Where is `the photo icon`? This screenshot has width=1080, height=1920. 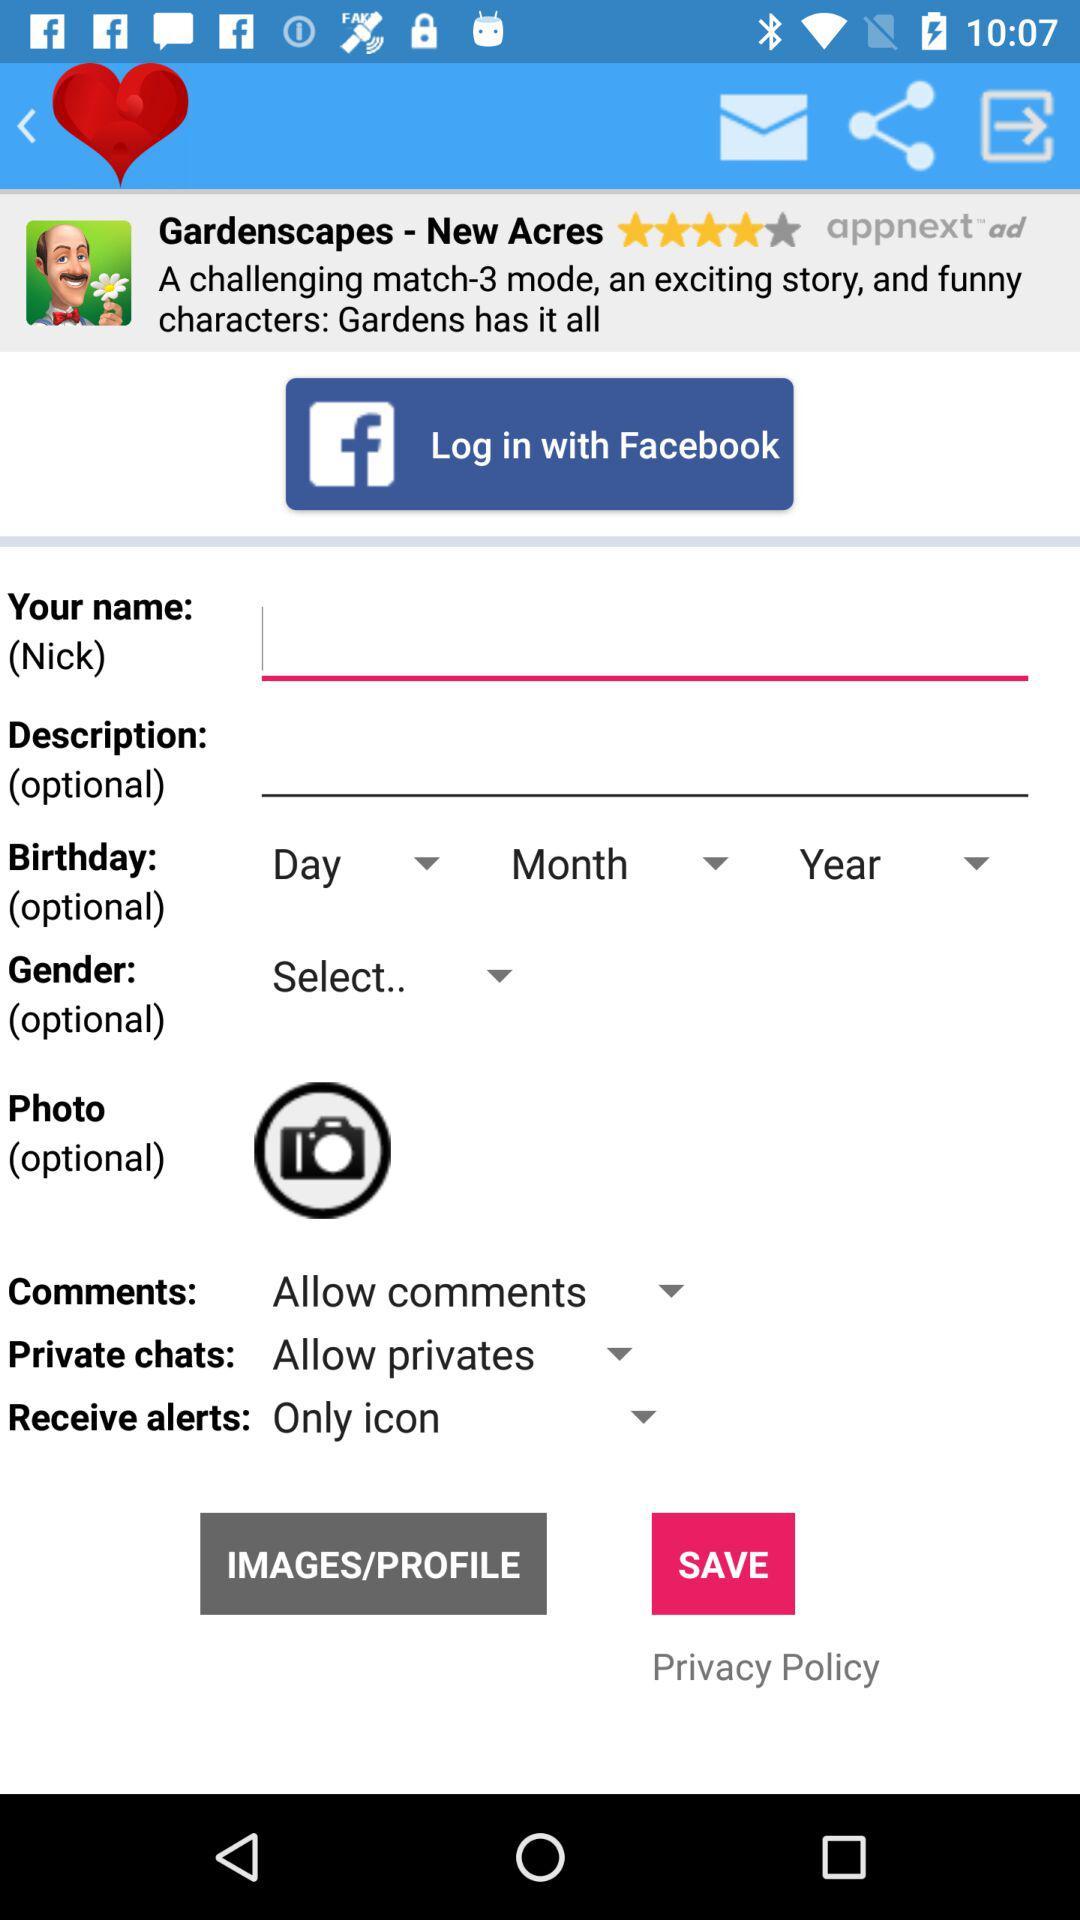
the photo icon is located at coordinates (321, 1150).